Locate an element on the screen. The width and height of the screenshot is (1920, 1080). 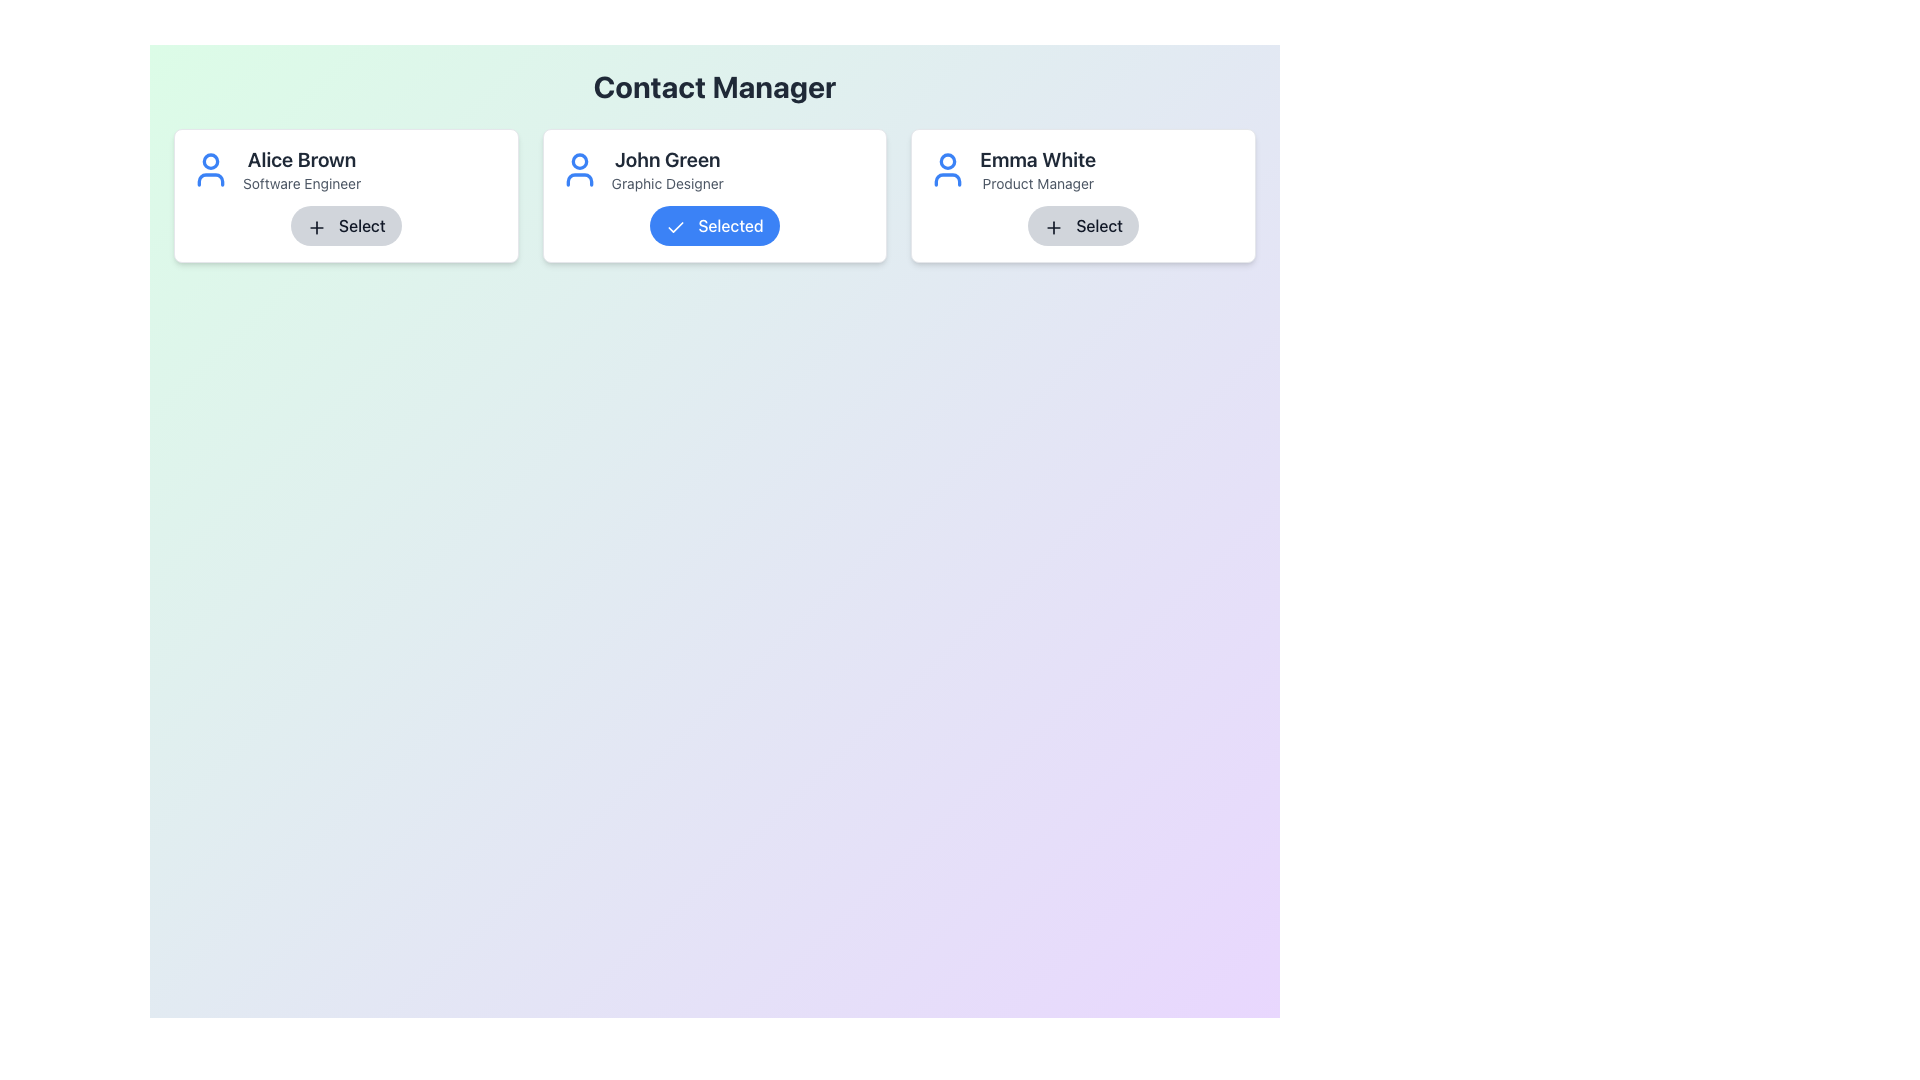
the Profile Summary element located in the third card under the 'Contact Manager' heading, positioned to the left of the 'Select' button is located at coordinates (1082, 168).